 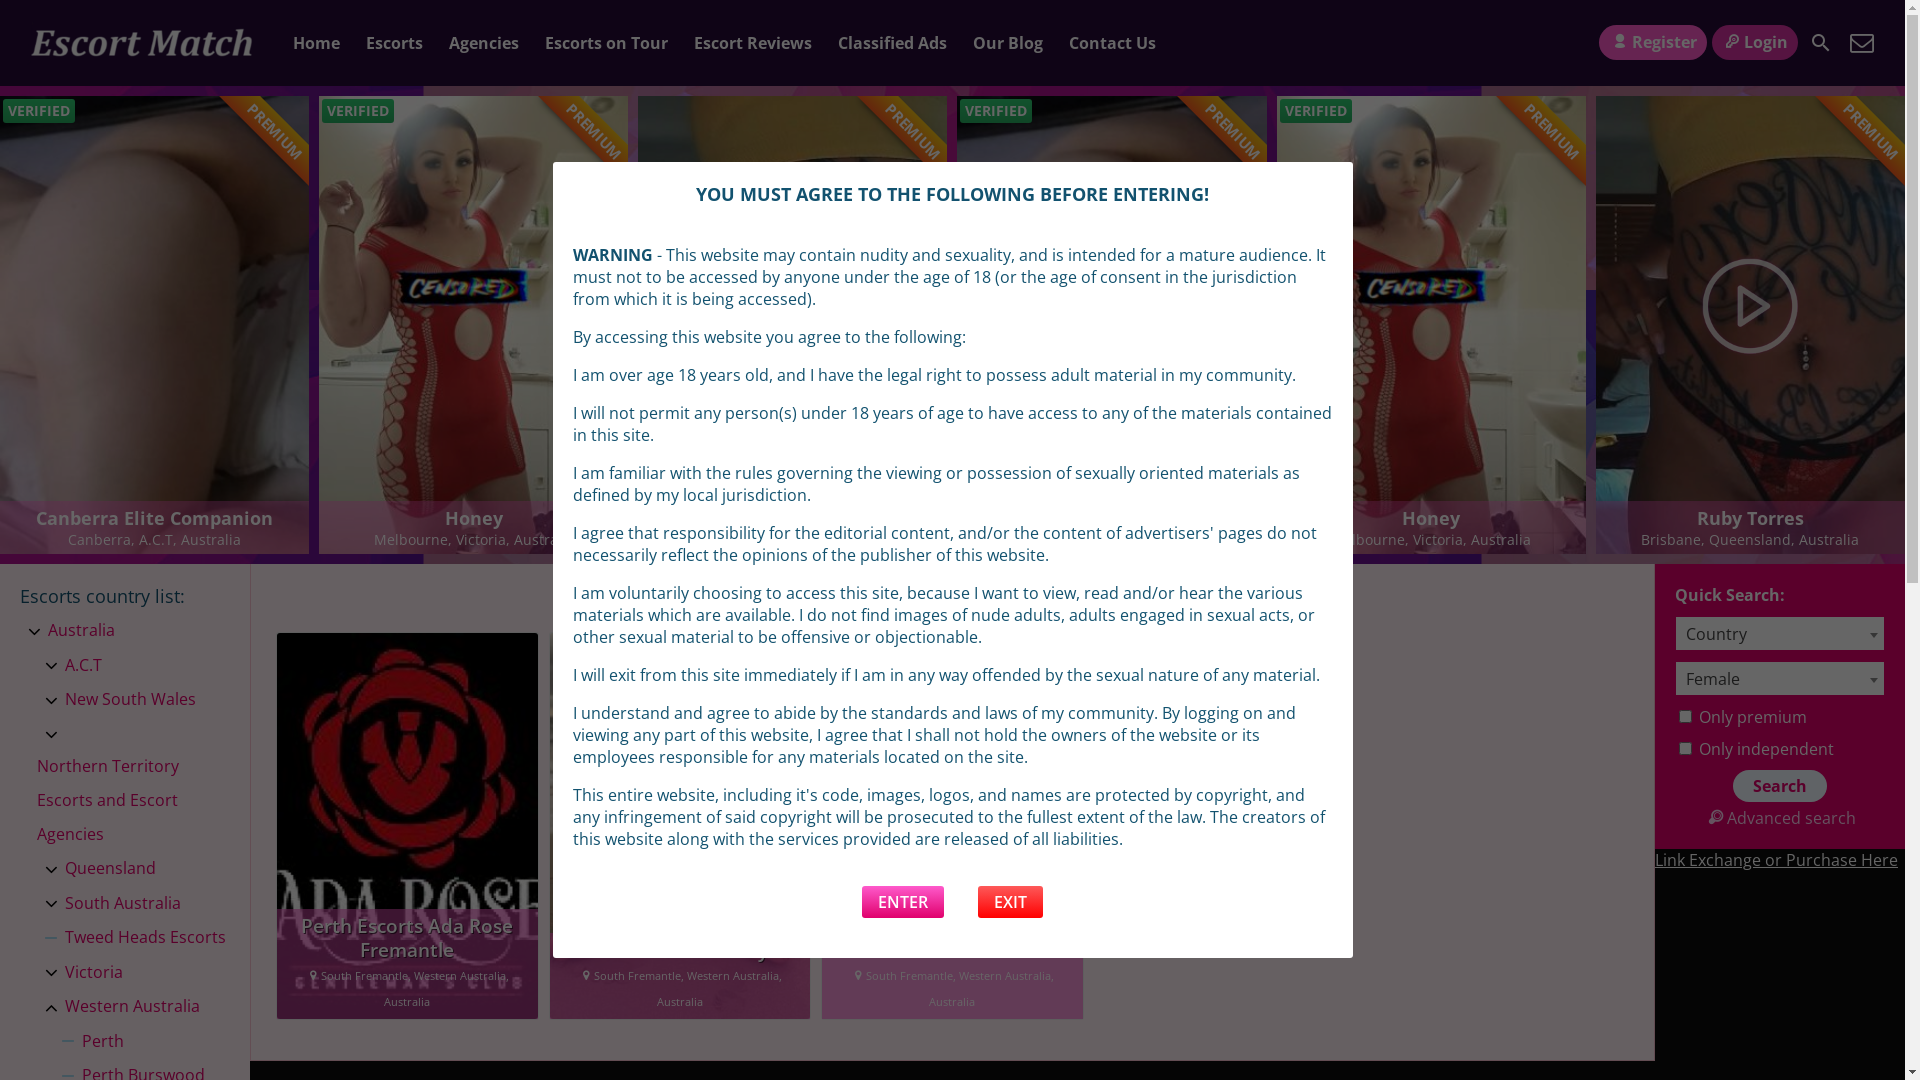 What do you see at coordinates (82, 666) in the screenshot?
I see `'A.C.T'` at bounding box center [82, 666].